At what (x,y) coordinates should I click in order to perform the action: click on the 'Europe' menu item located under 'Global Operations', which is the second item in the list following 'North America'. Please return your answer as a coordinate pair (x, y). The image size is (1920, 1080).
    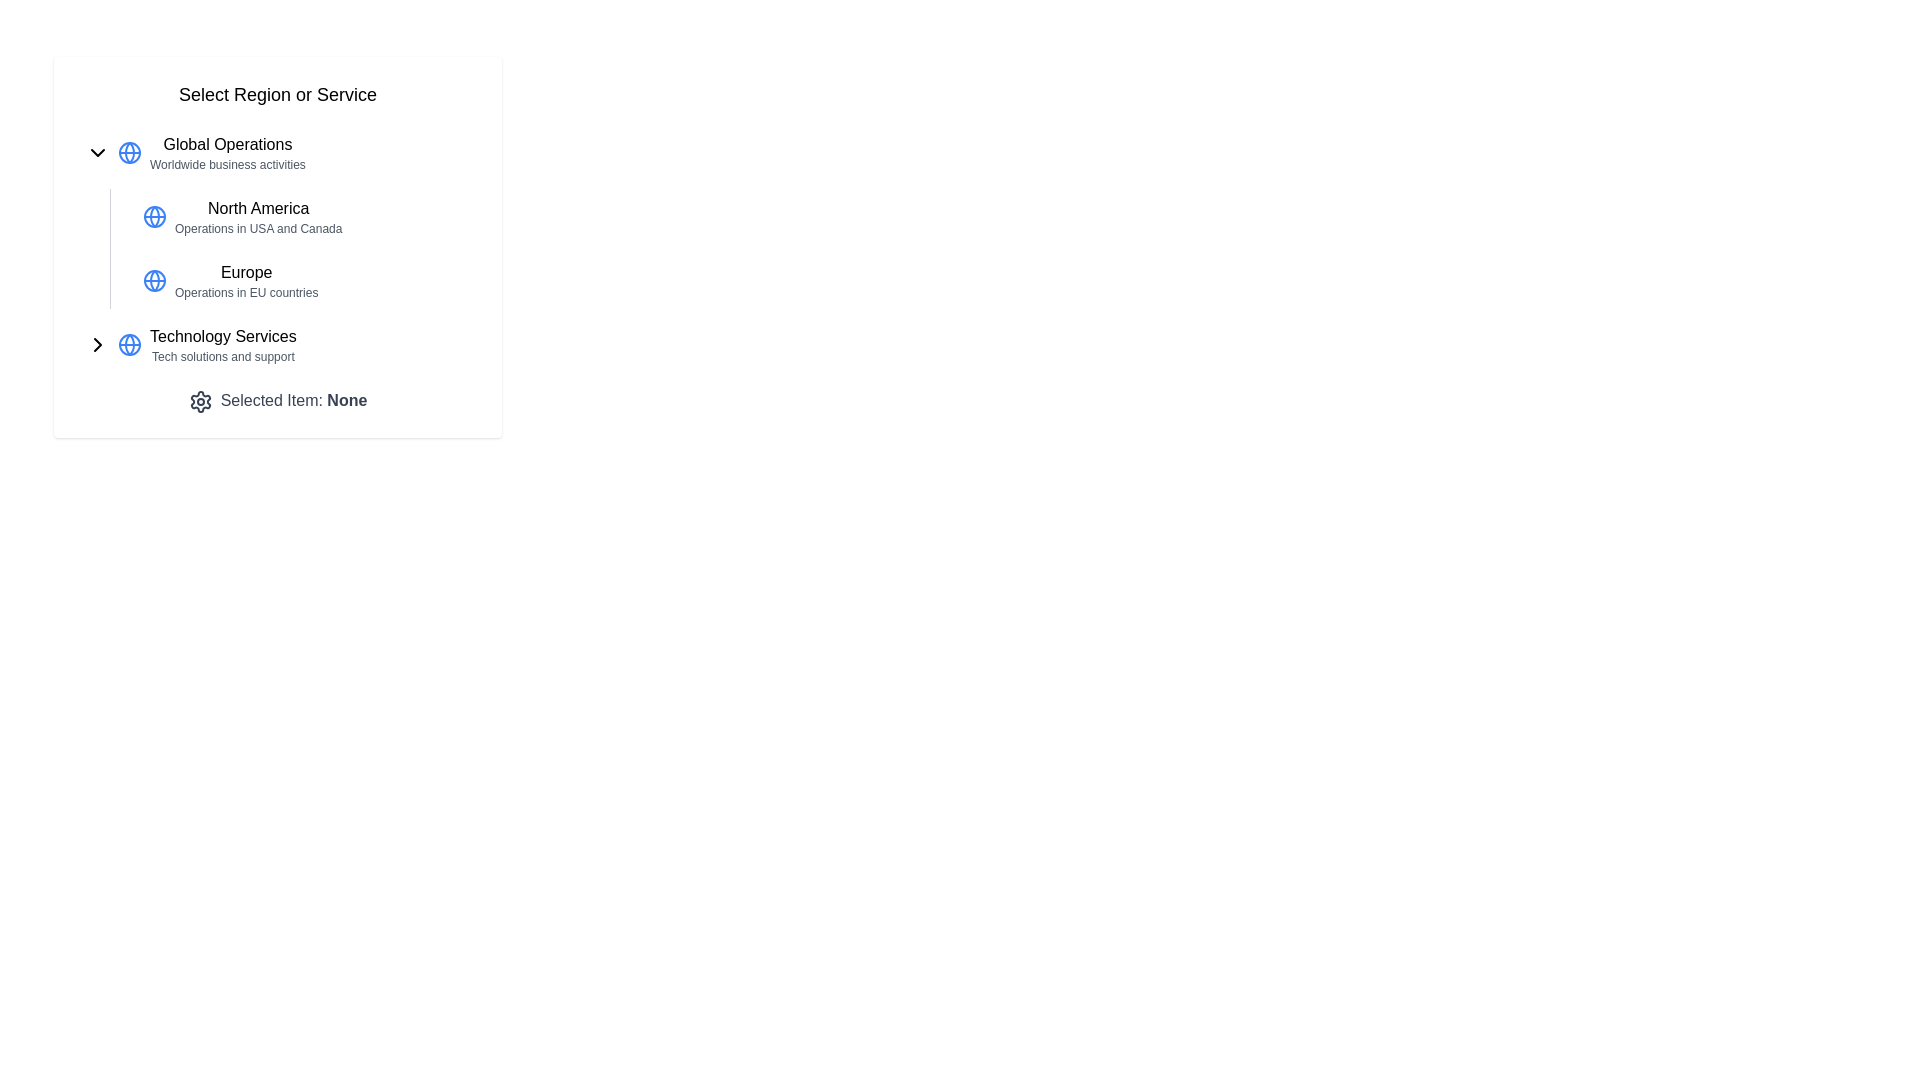
    Looking at the image, I should click on (301, 281).